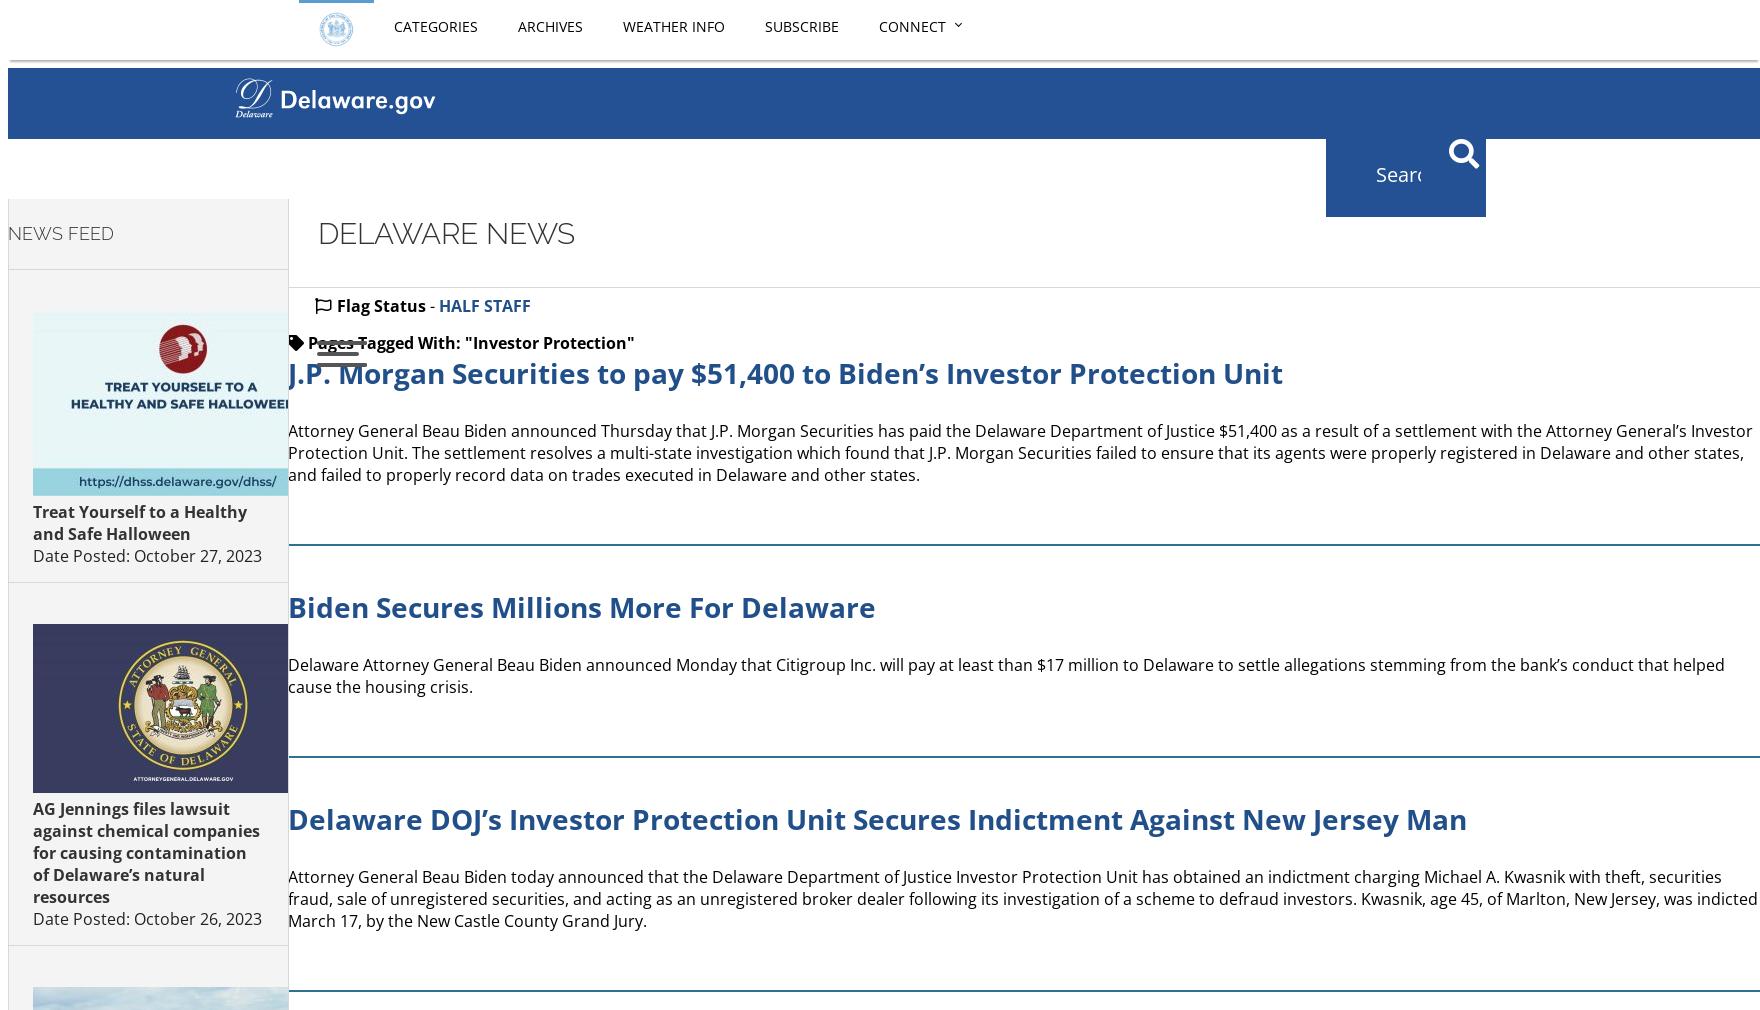  Describe the element at coordinates (1023, 899) in the screenshot. I see `'Attorney General Beau Biden today announced that the Delaware Department of Justice Investor Protection Unit has obtained an indictment charging Michael A. Kwasnik with theft, securities fraud, sale of unregistered securities, and acting as an unregistered broker dealer following its investigation of a scheme to defraud investors. Kwasnik, age 45, of Marlton, New Jersey, was indicted March 17, by the New Castle County Grand Jury.'` at that location.